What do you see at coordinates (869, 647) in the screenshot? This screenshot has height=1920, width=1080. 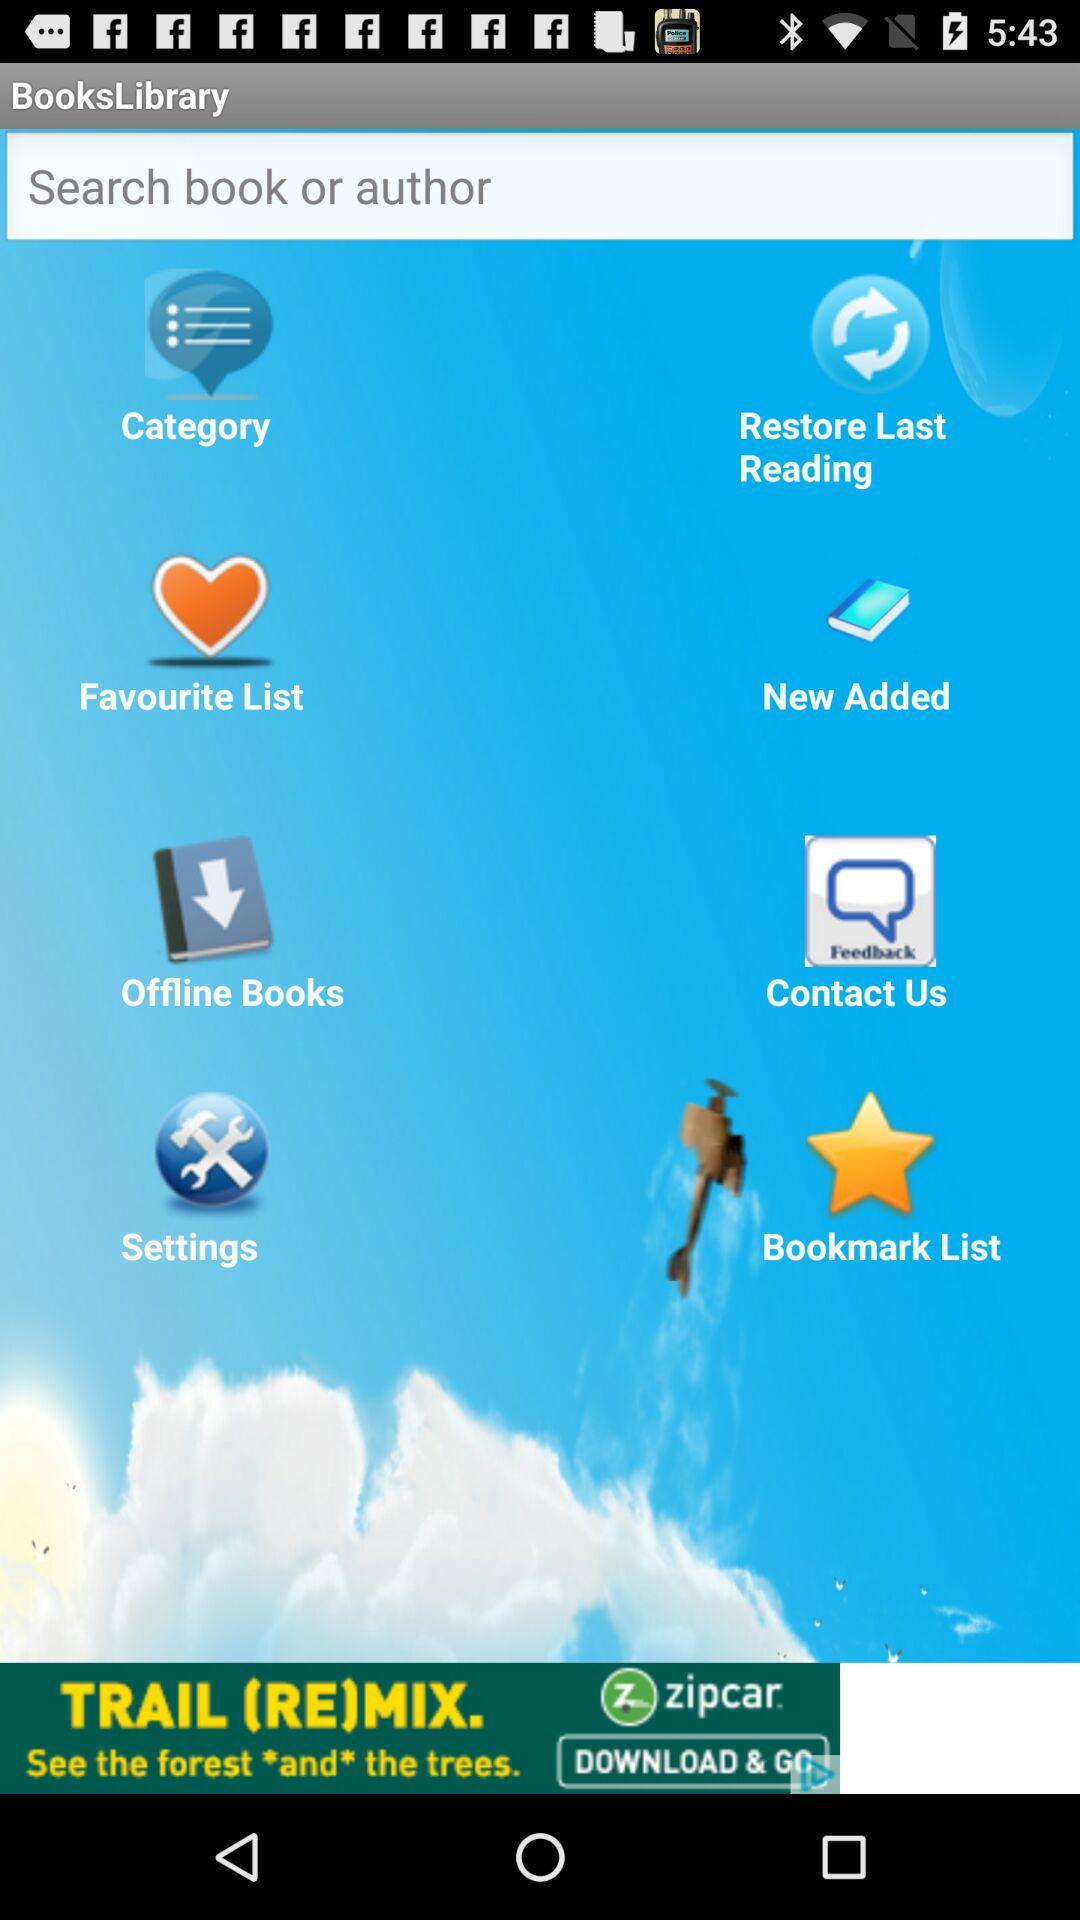 I see `the check icon` at bounding box center [869, 647].